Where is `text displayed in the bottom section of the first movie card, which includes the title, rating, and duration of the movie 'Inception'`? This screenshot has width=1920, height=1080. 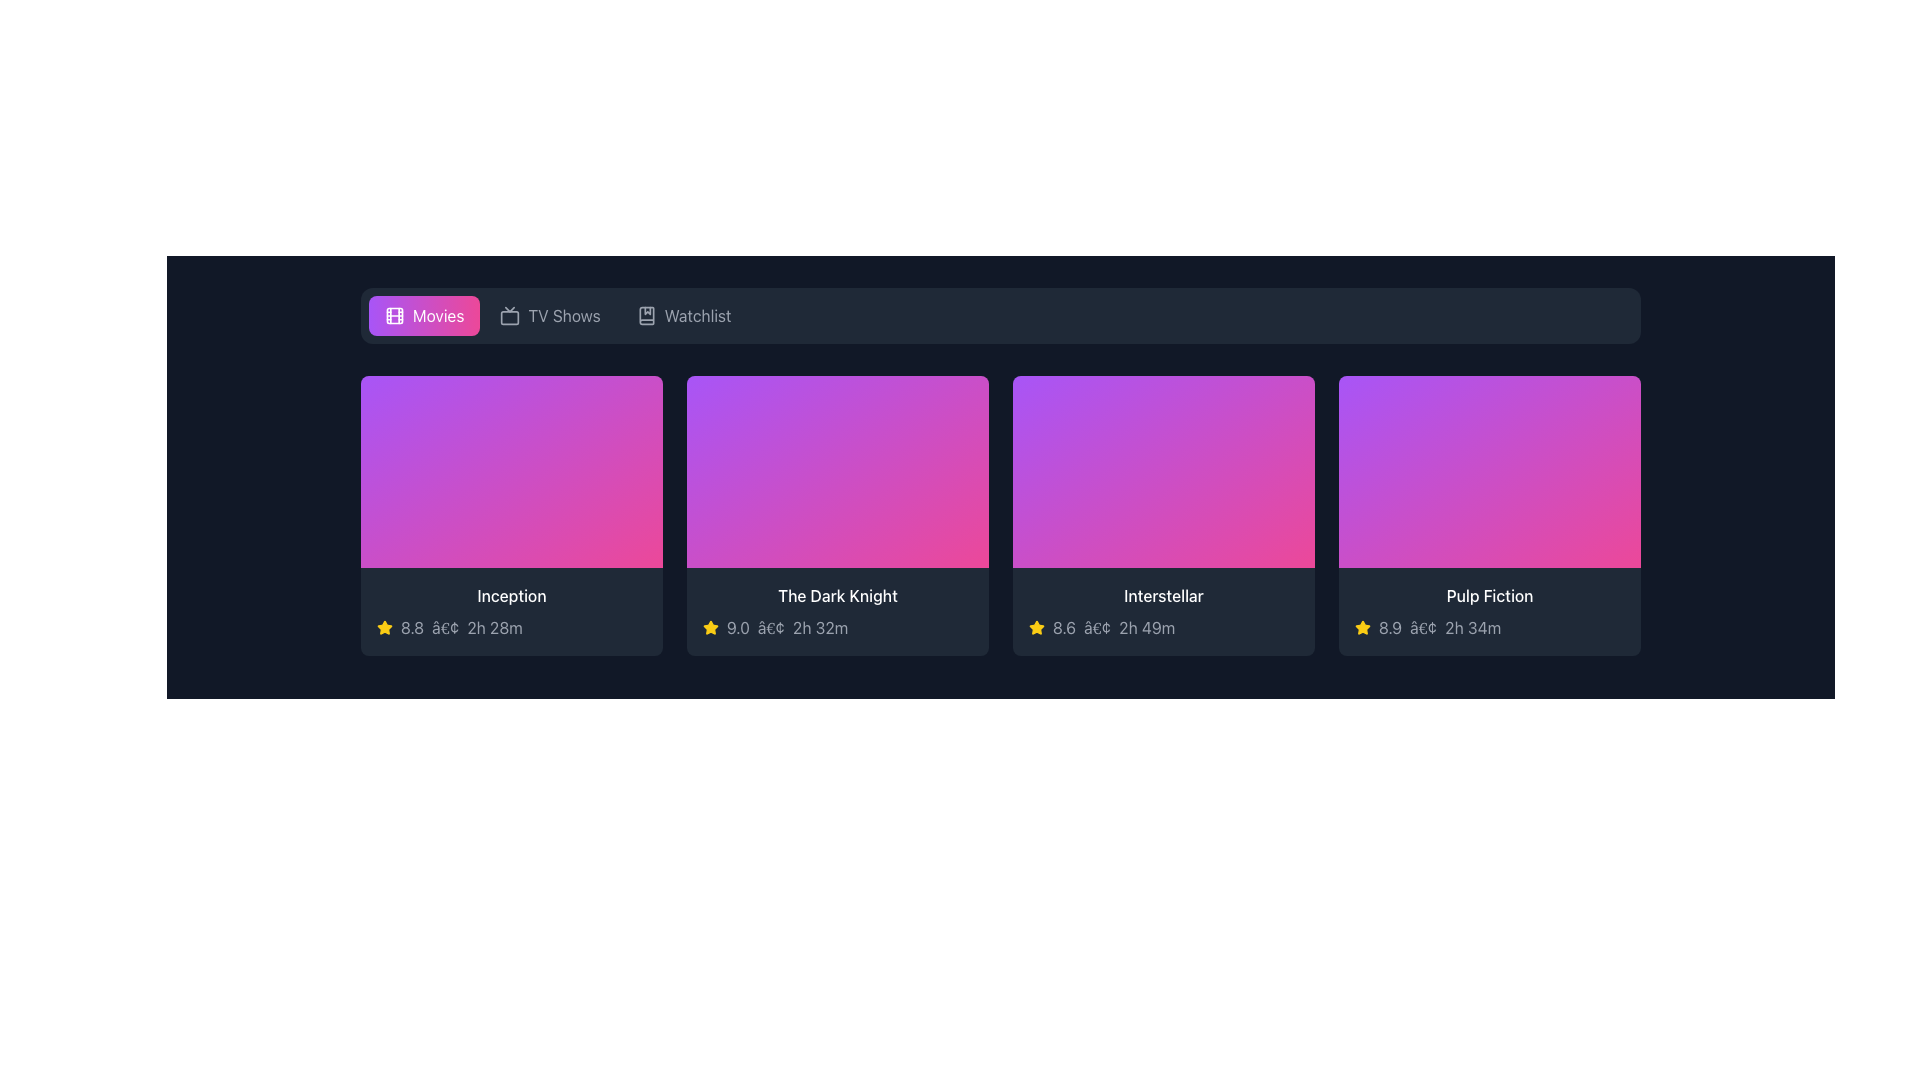
text displayed in the bottom section of the first movie card, which includes the title, rating, and duration of the movie 'Inception' is located at coordinates (512, 611).